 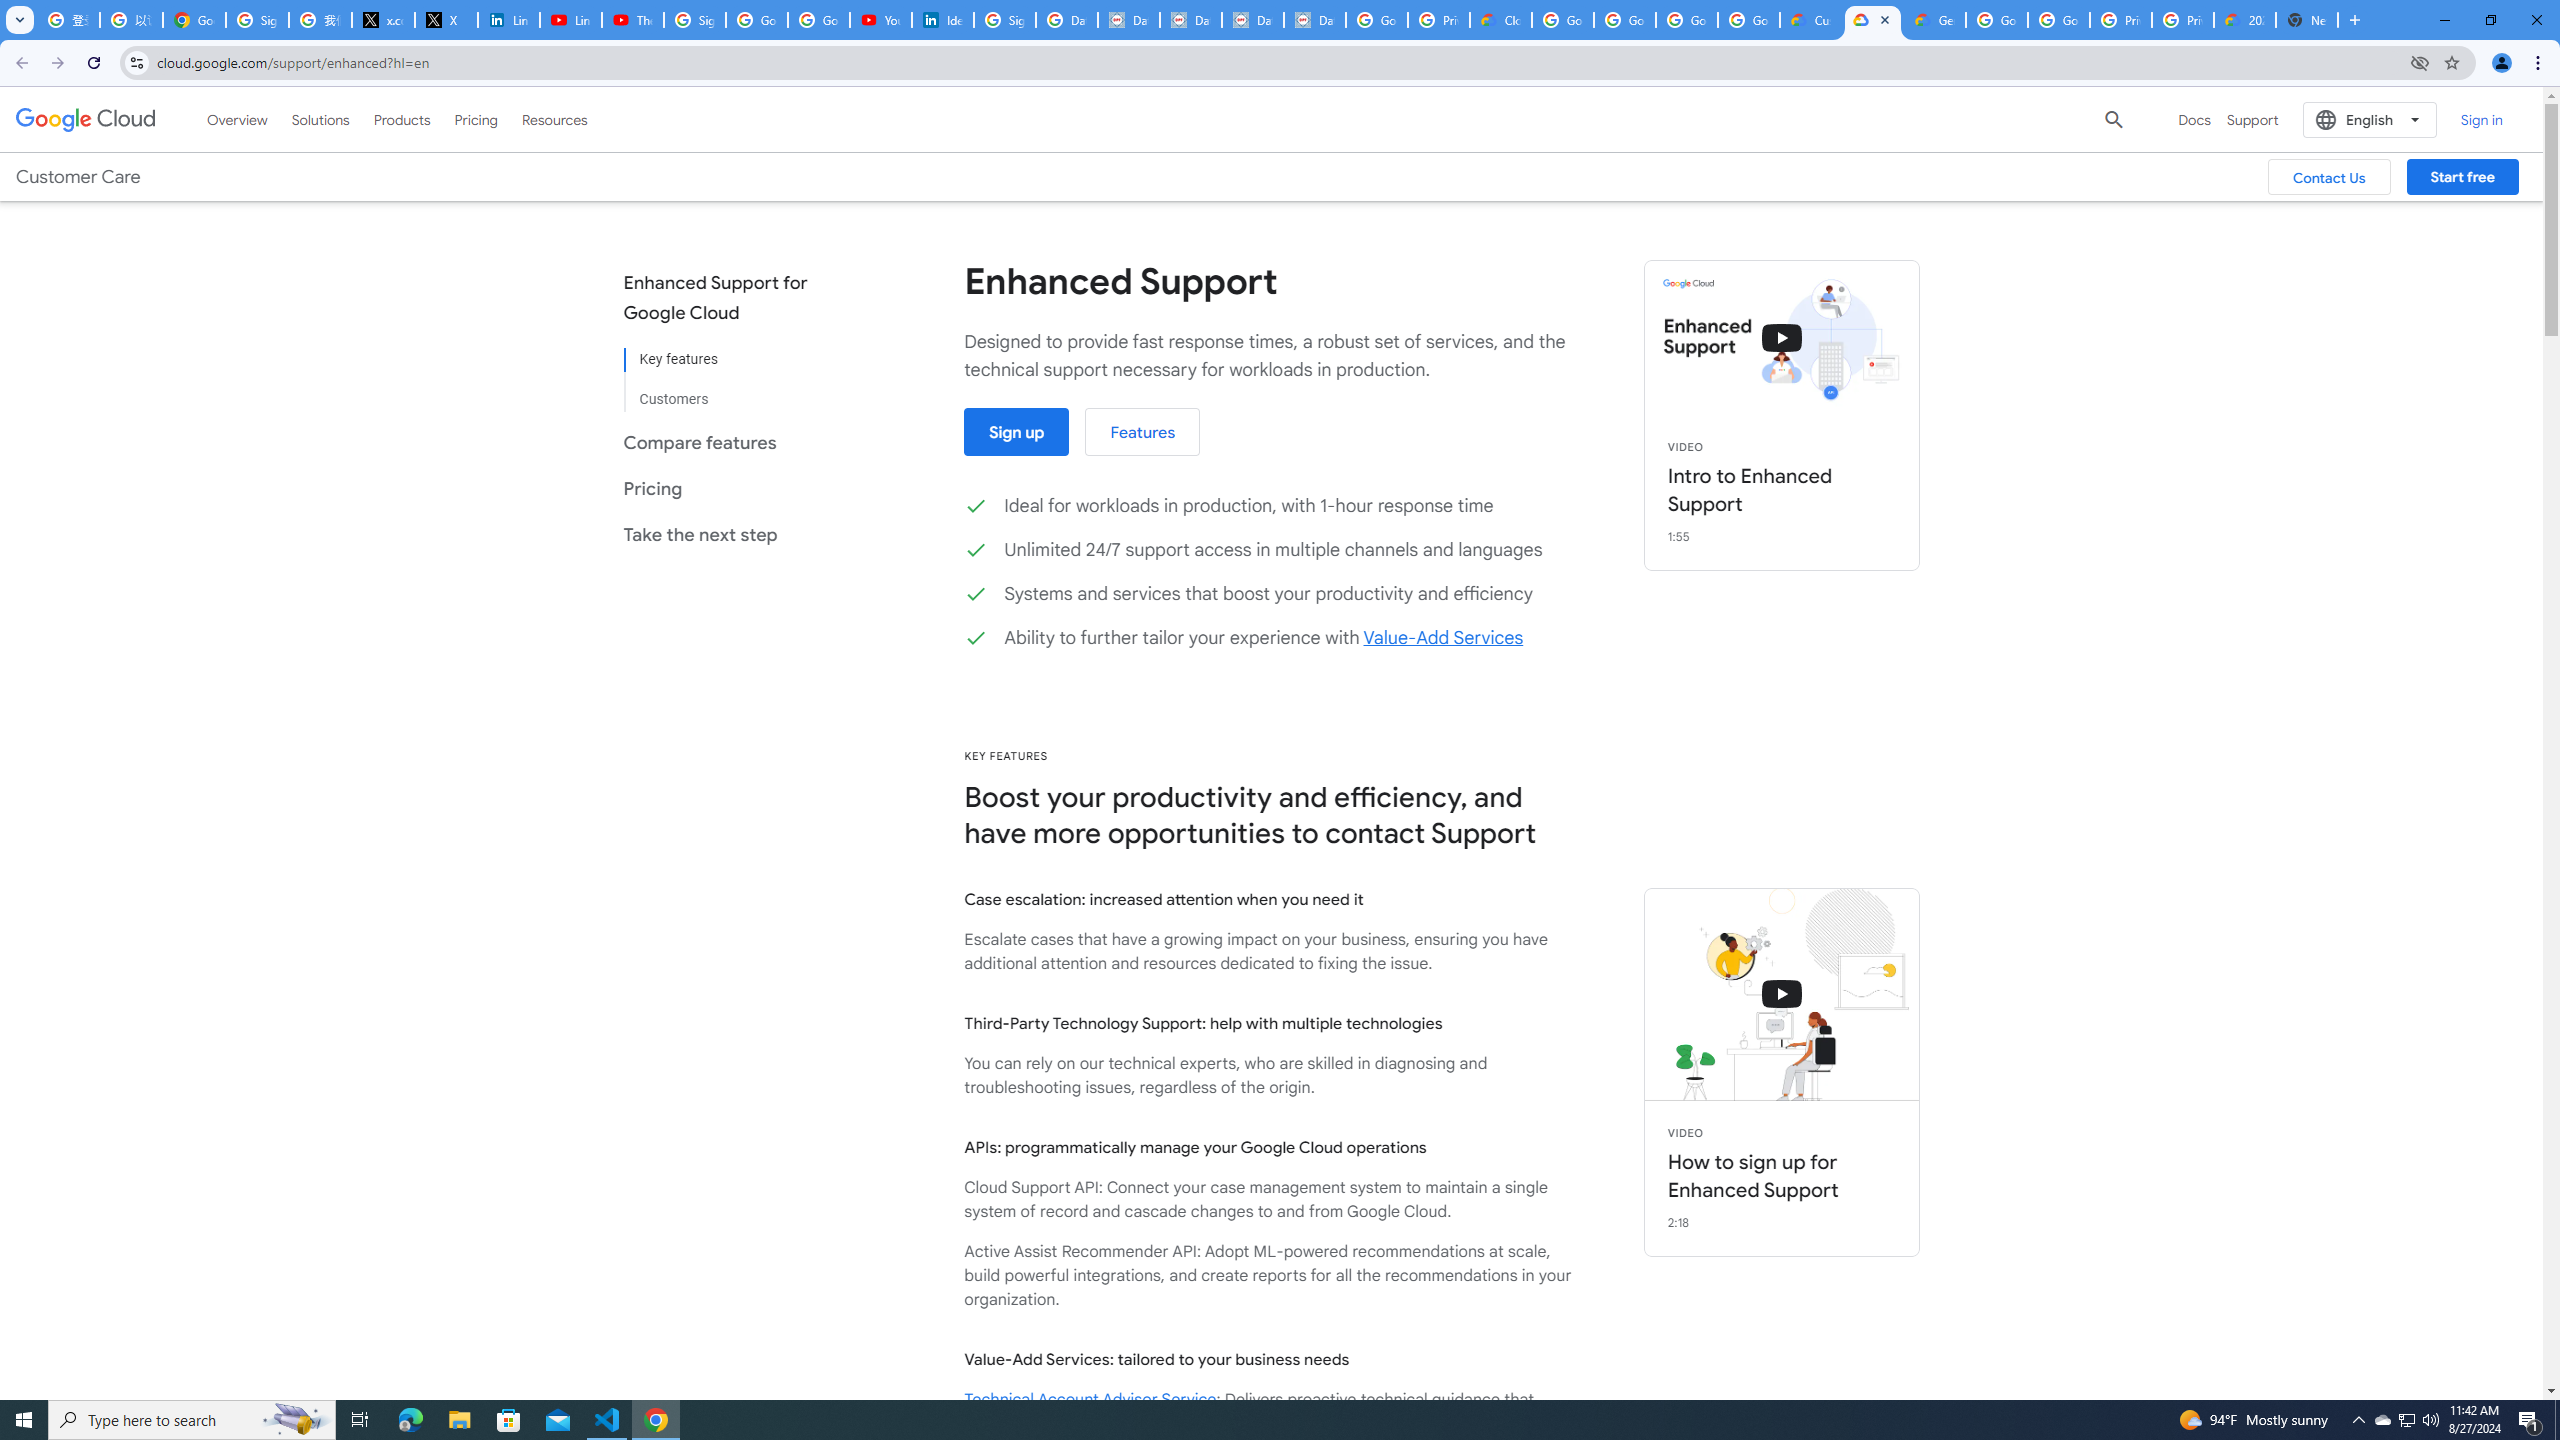 What do you see at coordinates (2462, 176) in the screenshot?
I see `'Start free'` at bounding box center [2462, 176].